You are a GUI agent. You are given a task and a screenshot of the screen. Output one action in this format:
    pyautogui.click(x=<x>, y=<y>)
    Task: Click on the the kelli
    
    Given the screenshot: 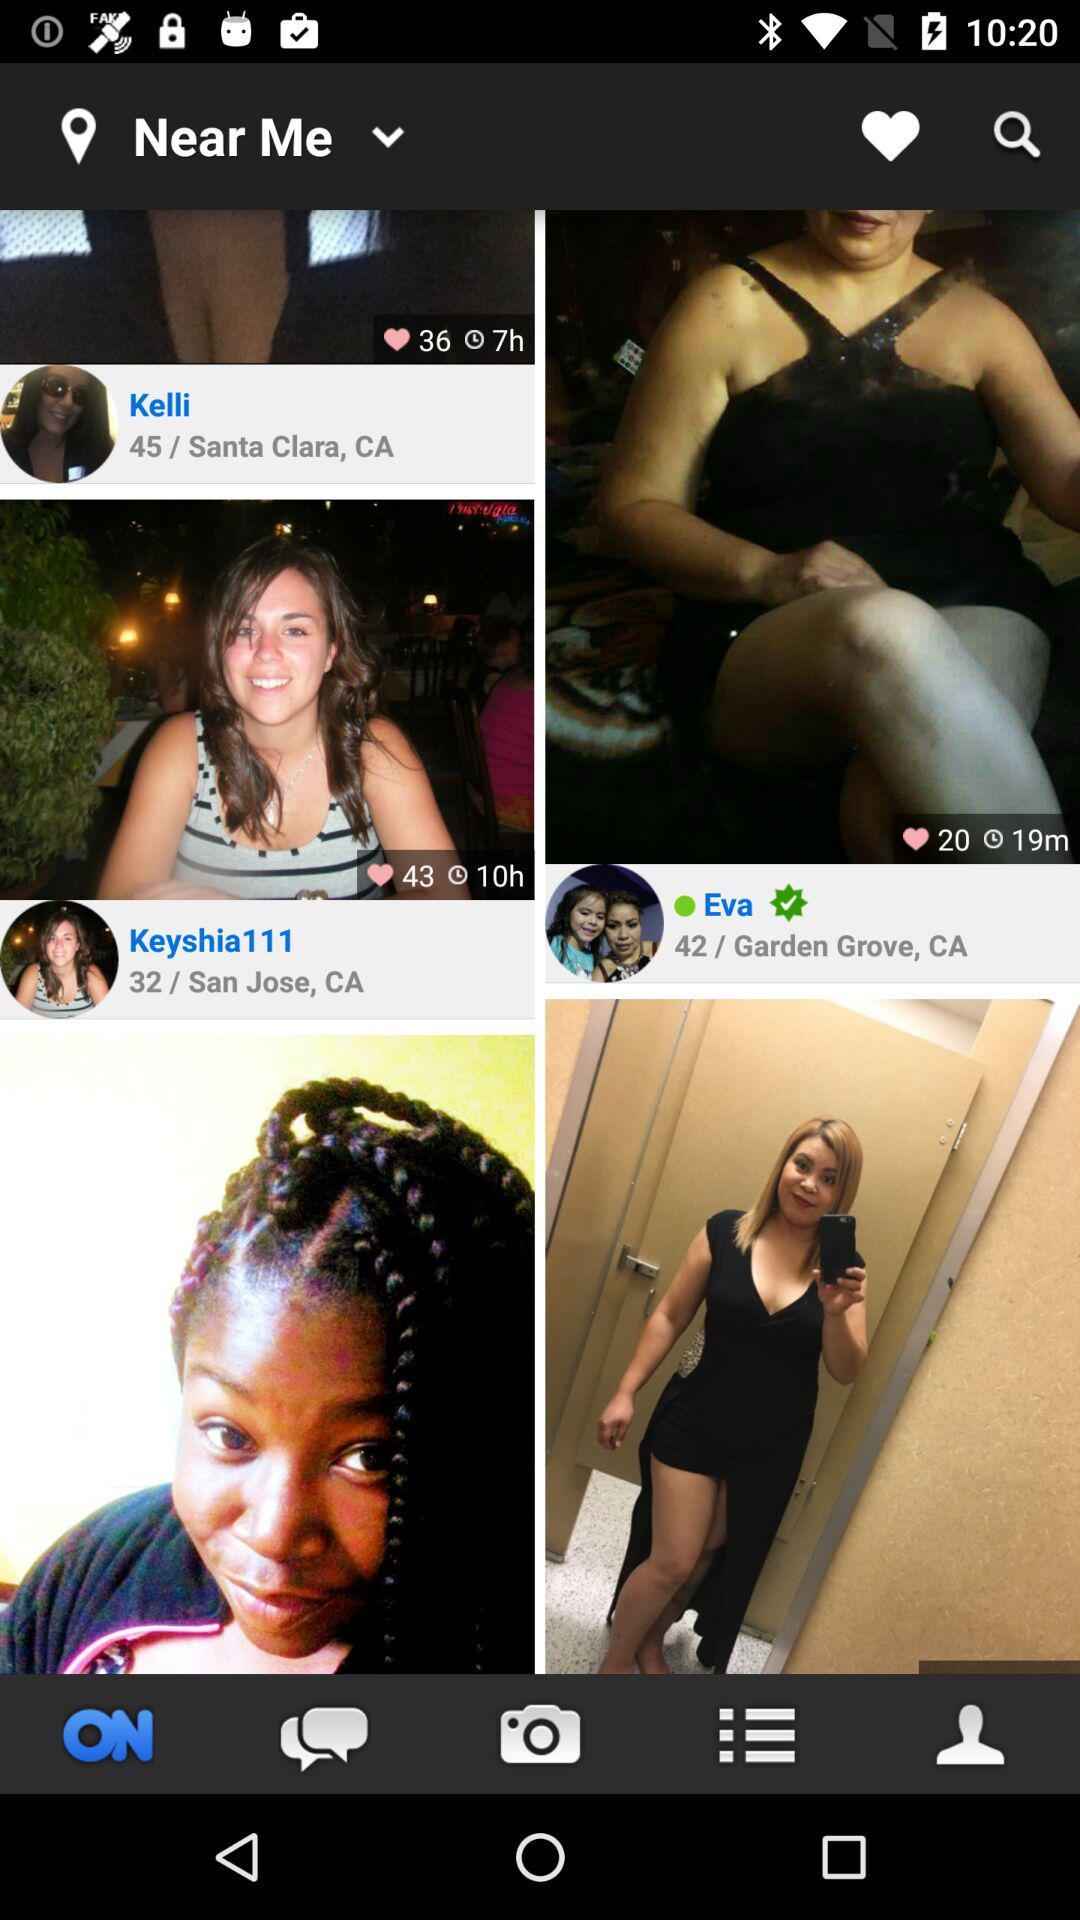 What is the action you would take?
    pyautogui.click(x=162, y=402)
    